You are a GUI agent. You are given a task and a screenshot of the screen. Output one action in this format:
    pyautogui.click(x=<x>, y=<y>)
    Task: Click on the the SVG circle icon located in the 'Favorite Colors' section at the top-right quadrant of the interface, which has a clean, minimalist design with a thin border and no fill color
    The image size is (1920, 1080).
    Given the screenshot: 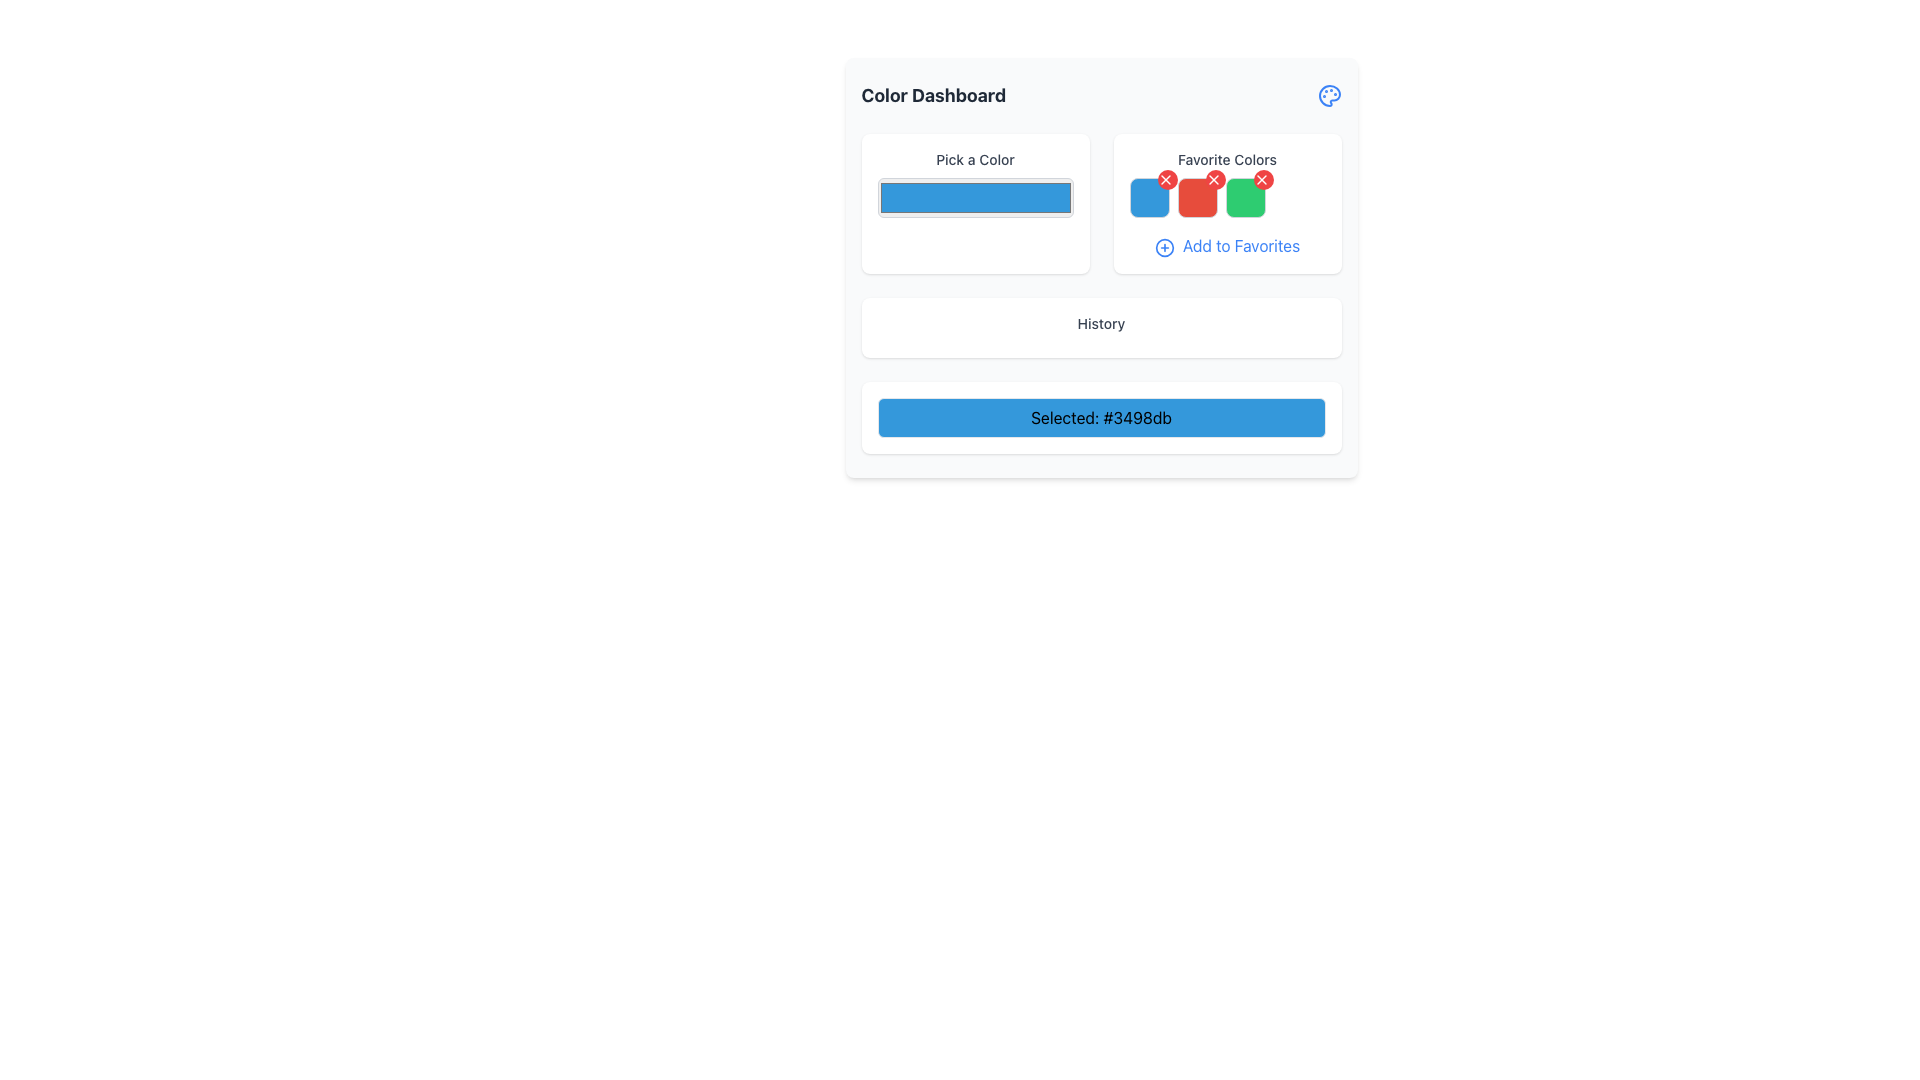 What is the action you would take?
    pyautogui.click(x=1164, y=246)
    